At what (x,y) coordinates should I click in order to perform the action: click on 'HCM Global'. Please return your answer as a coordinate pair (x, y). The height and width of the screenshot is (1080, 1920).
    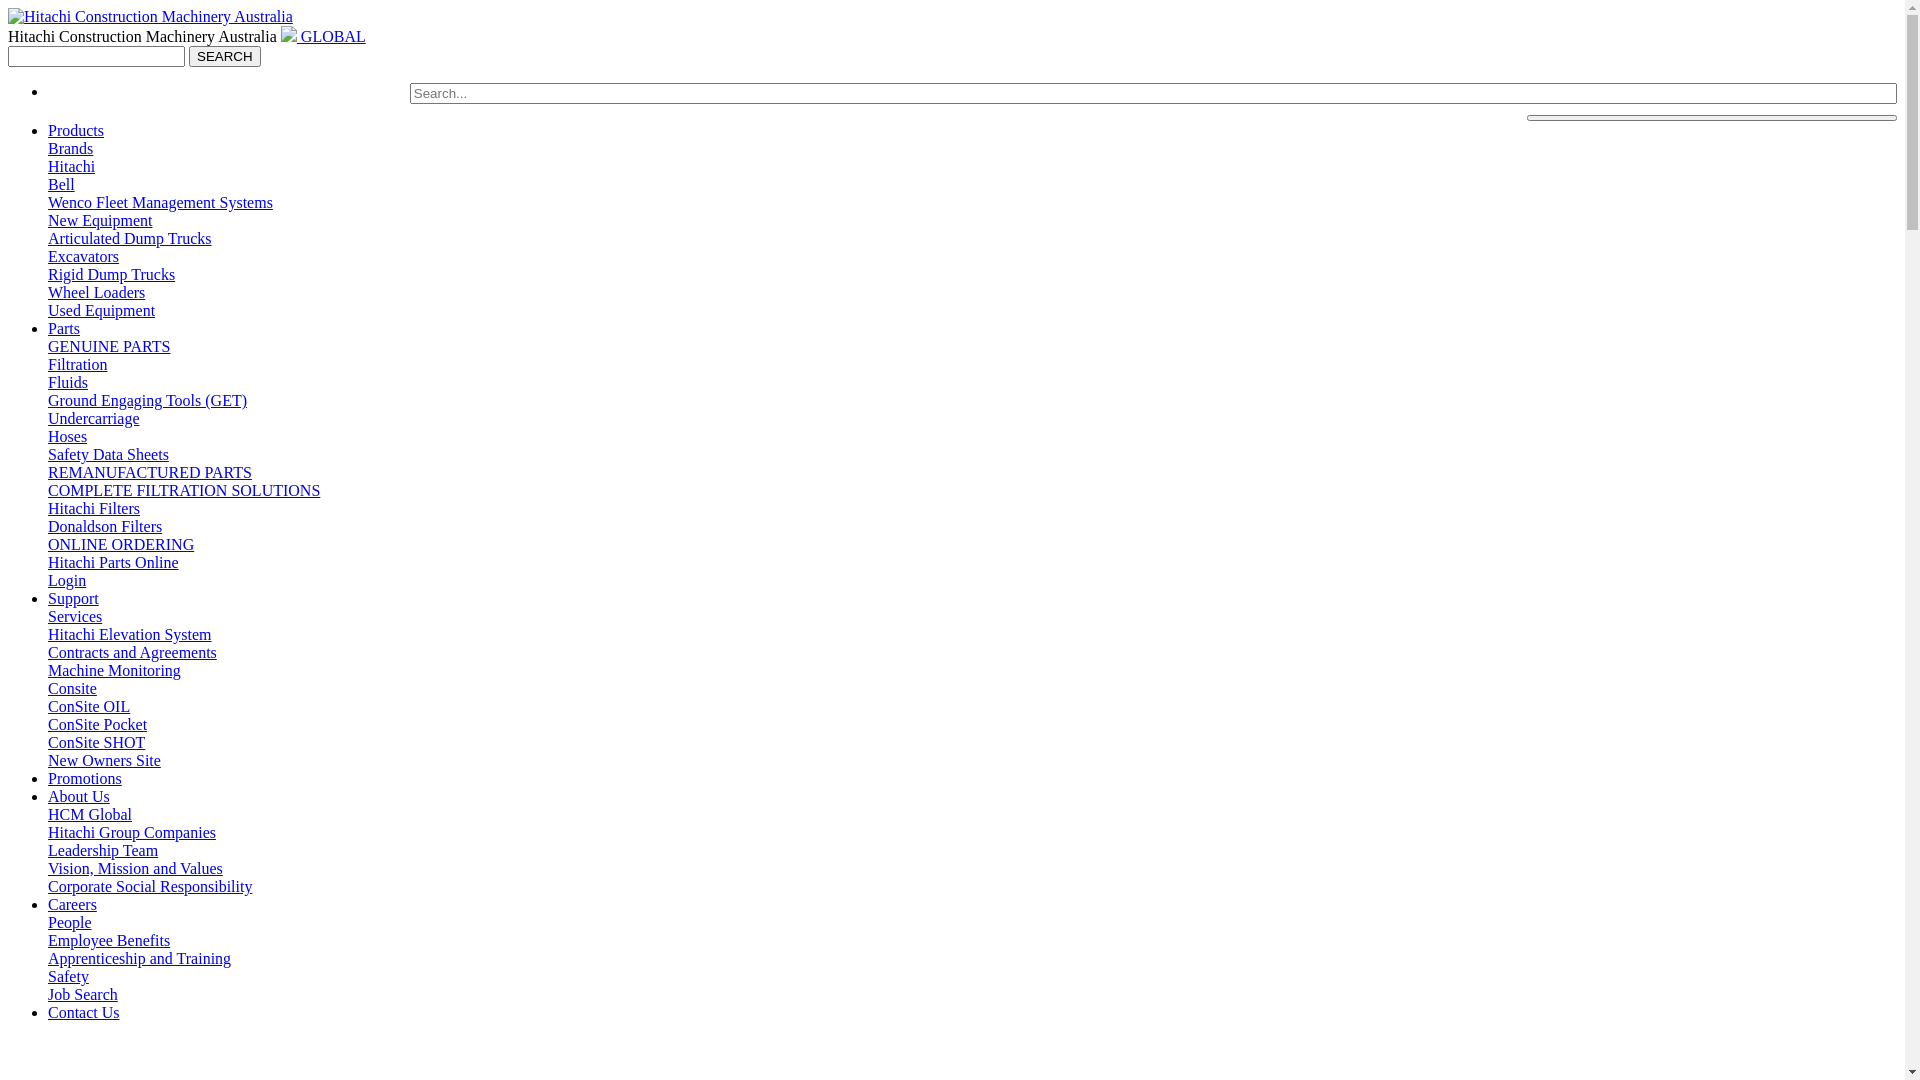
    Looking at the image, I should click on (89, 814).